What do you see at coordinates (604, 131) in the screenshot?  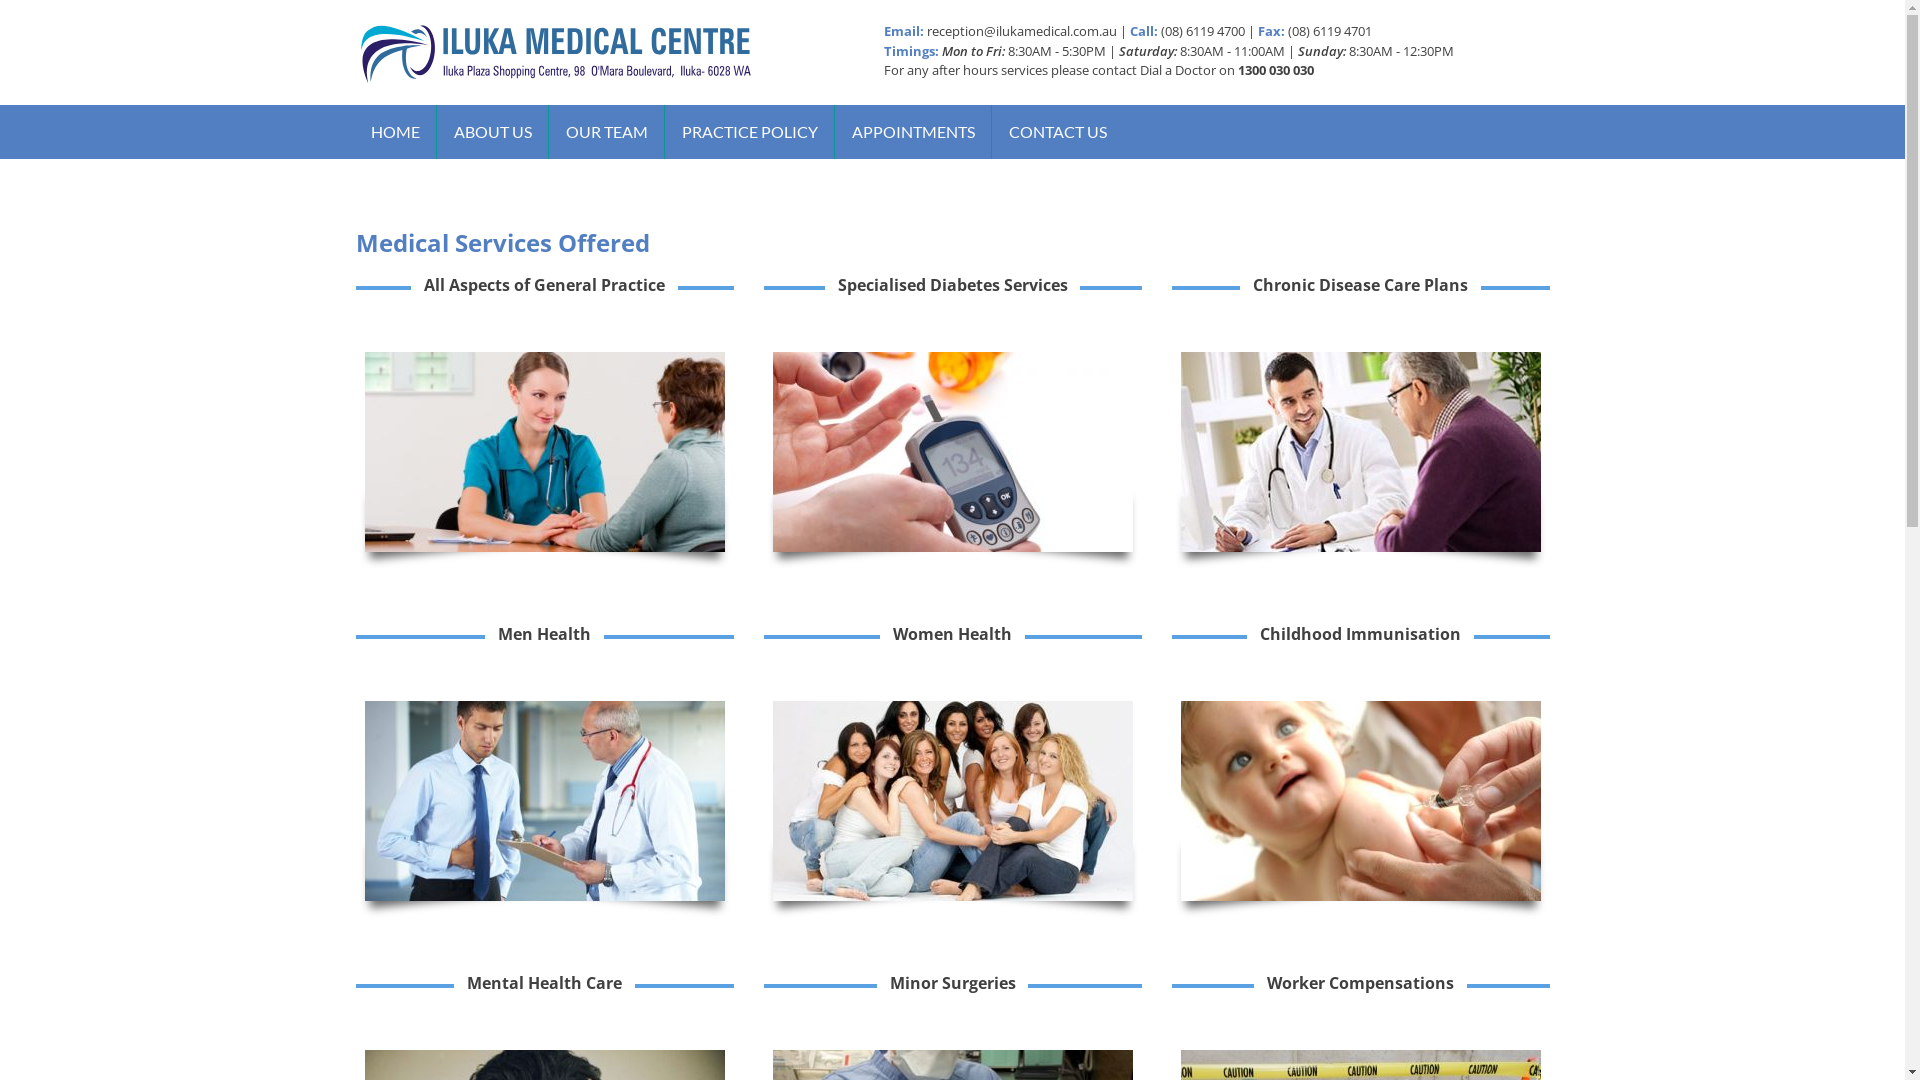 I see `'OUR TEAM'` at bounding box center [604, 131].